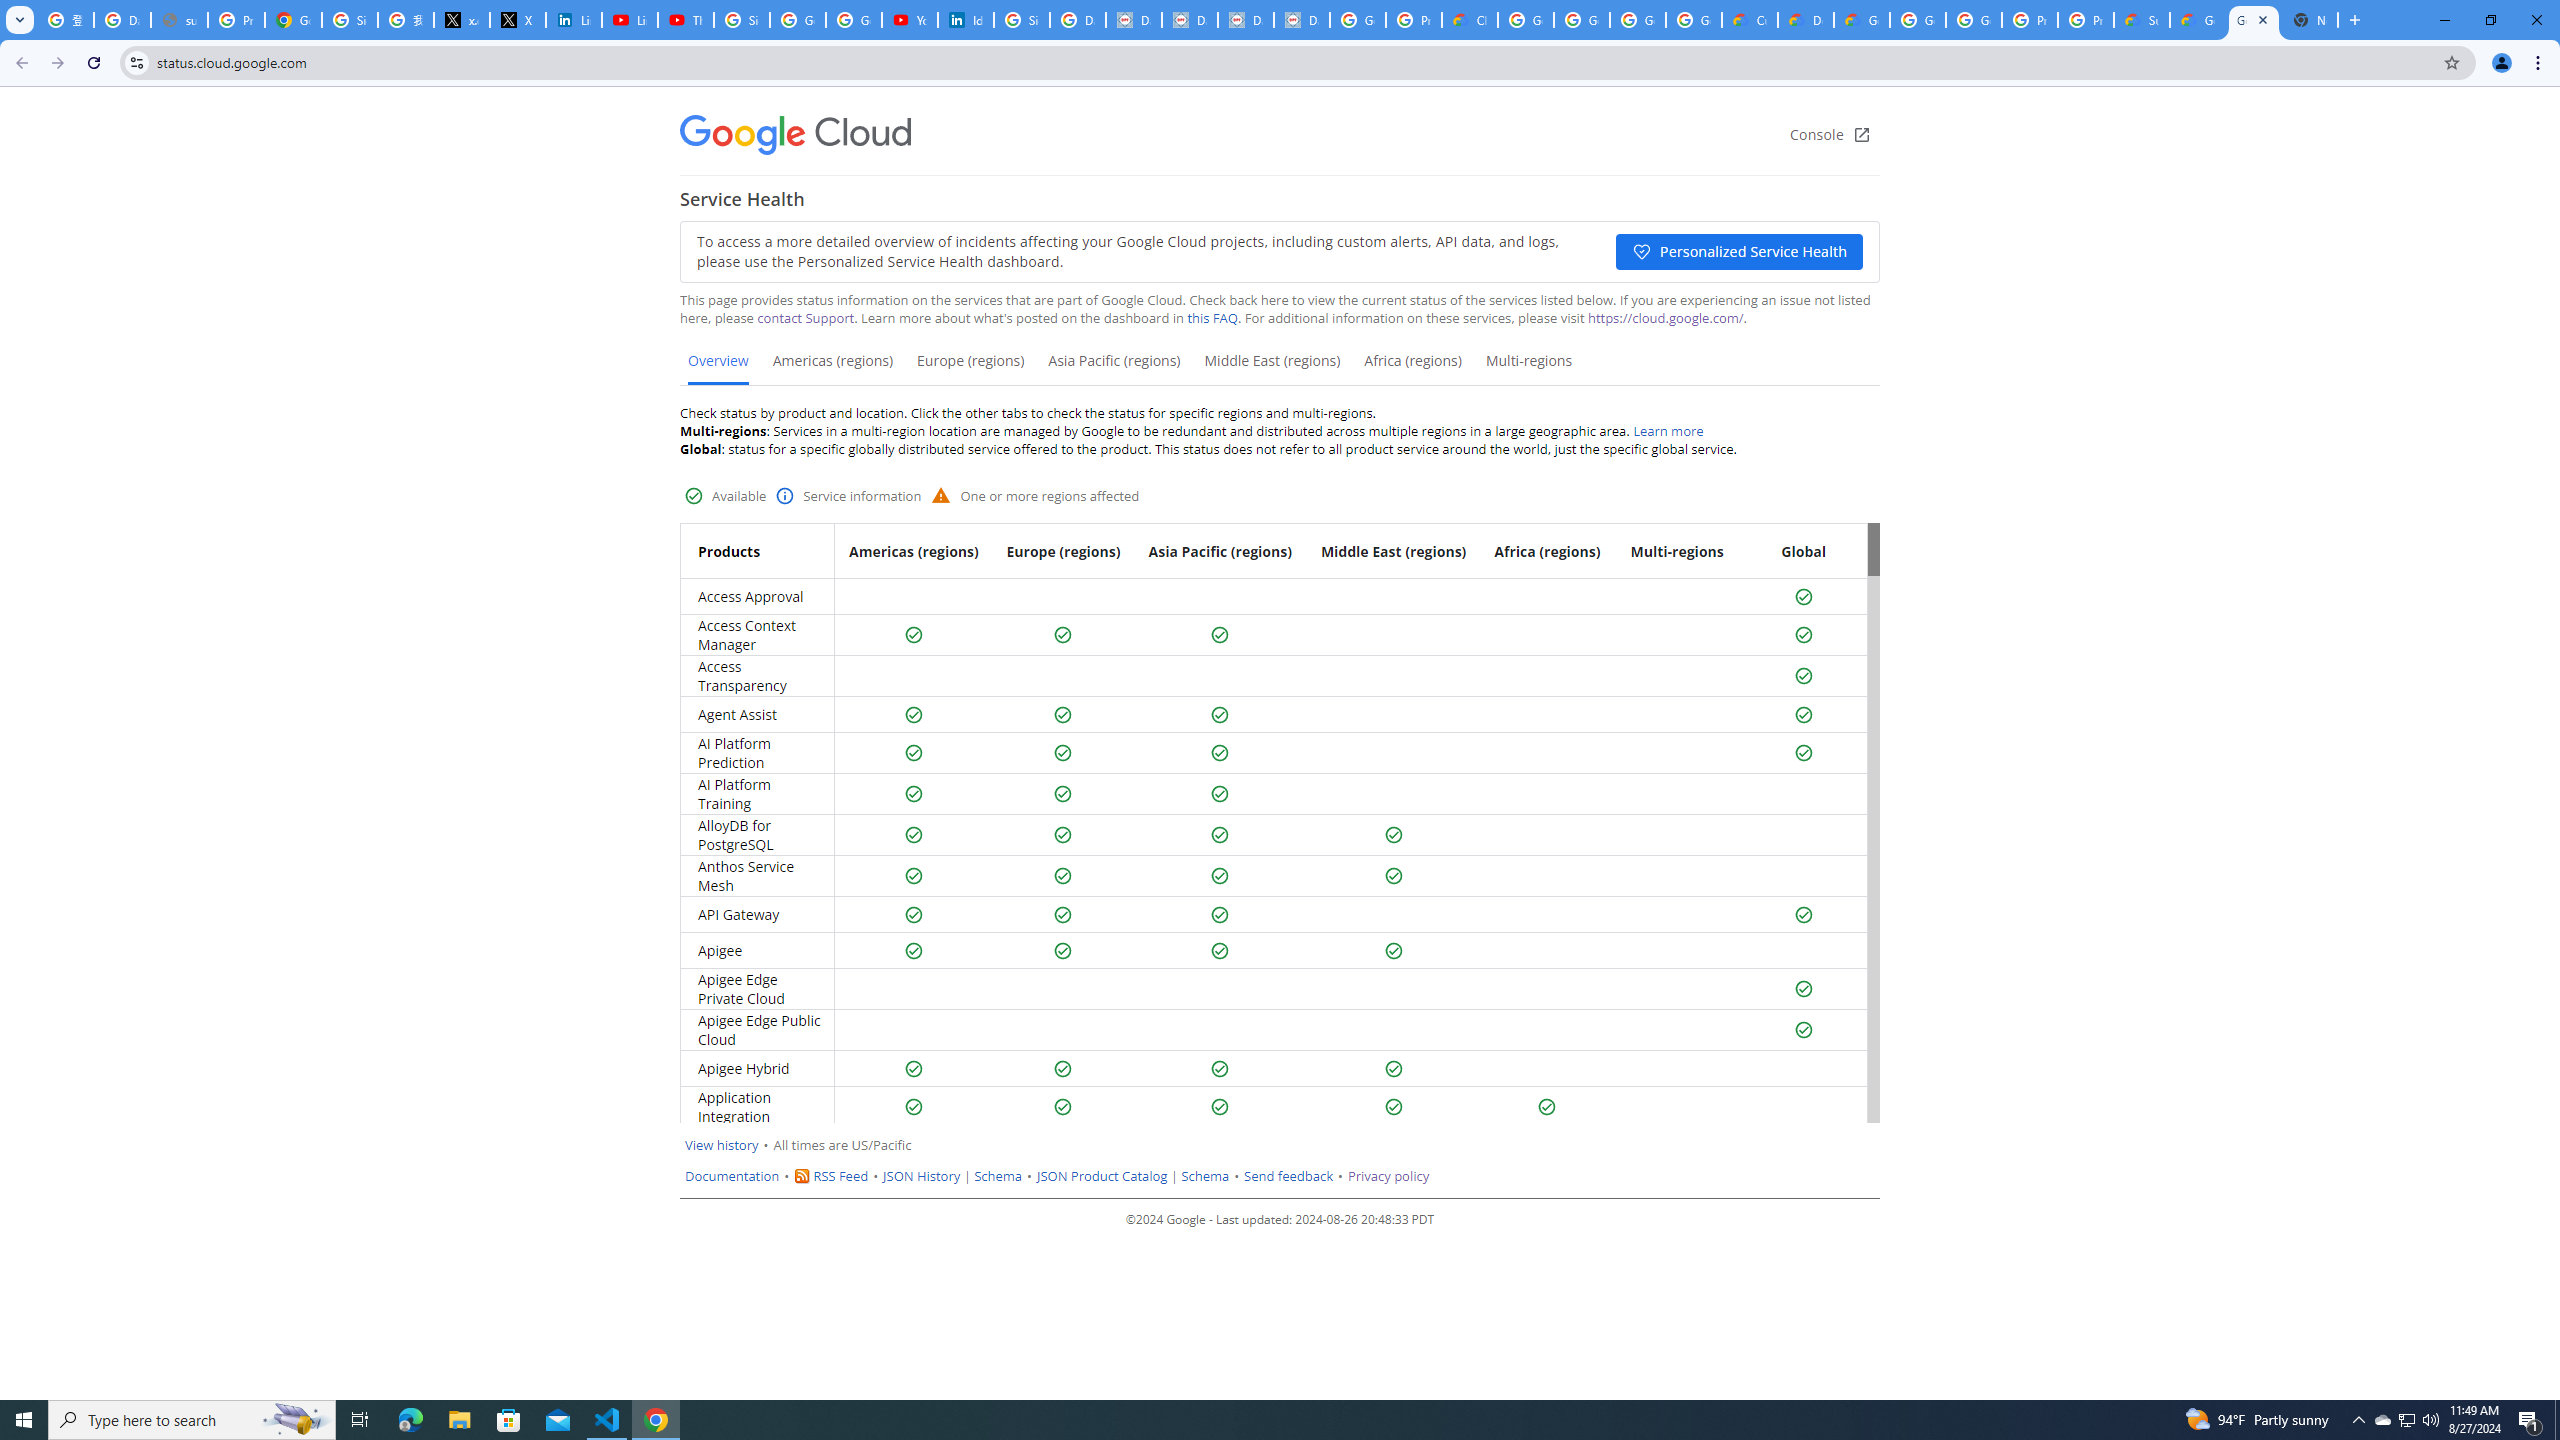 This screenshot has height=1440, width=2560. What do you see at coordinates (1830, 134) in the screenshot?
I see `'Console'` at bounding box center [1830, 134].